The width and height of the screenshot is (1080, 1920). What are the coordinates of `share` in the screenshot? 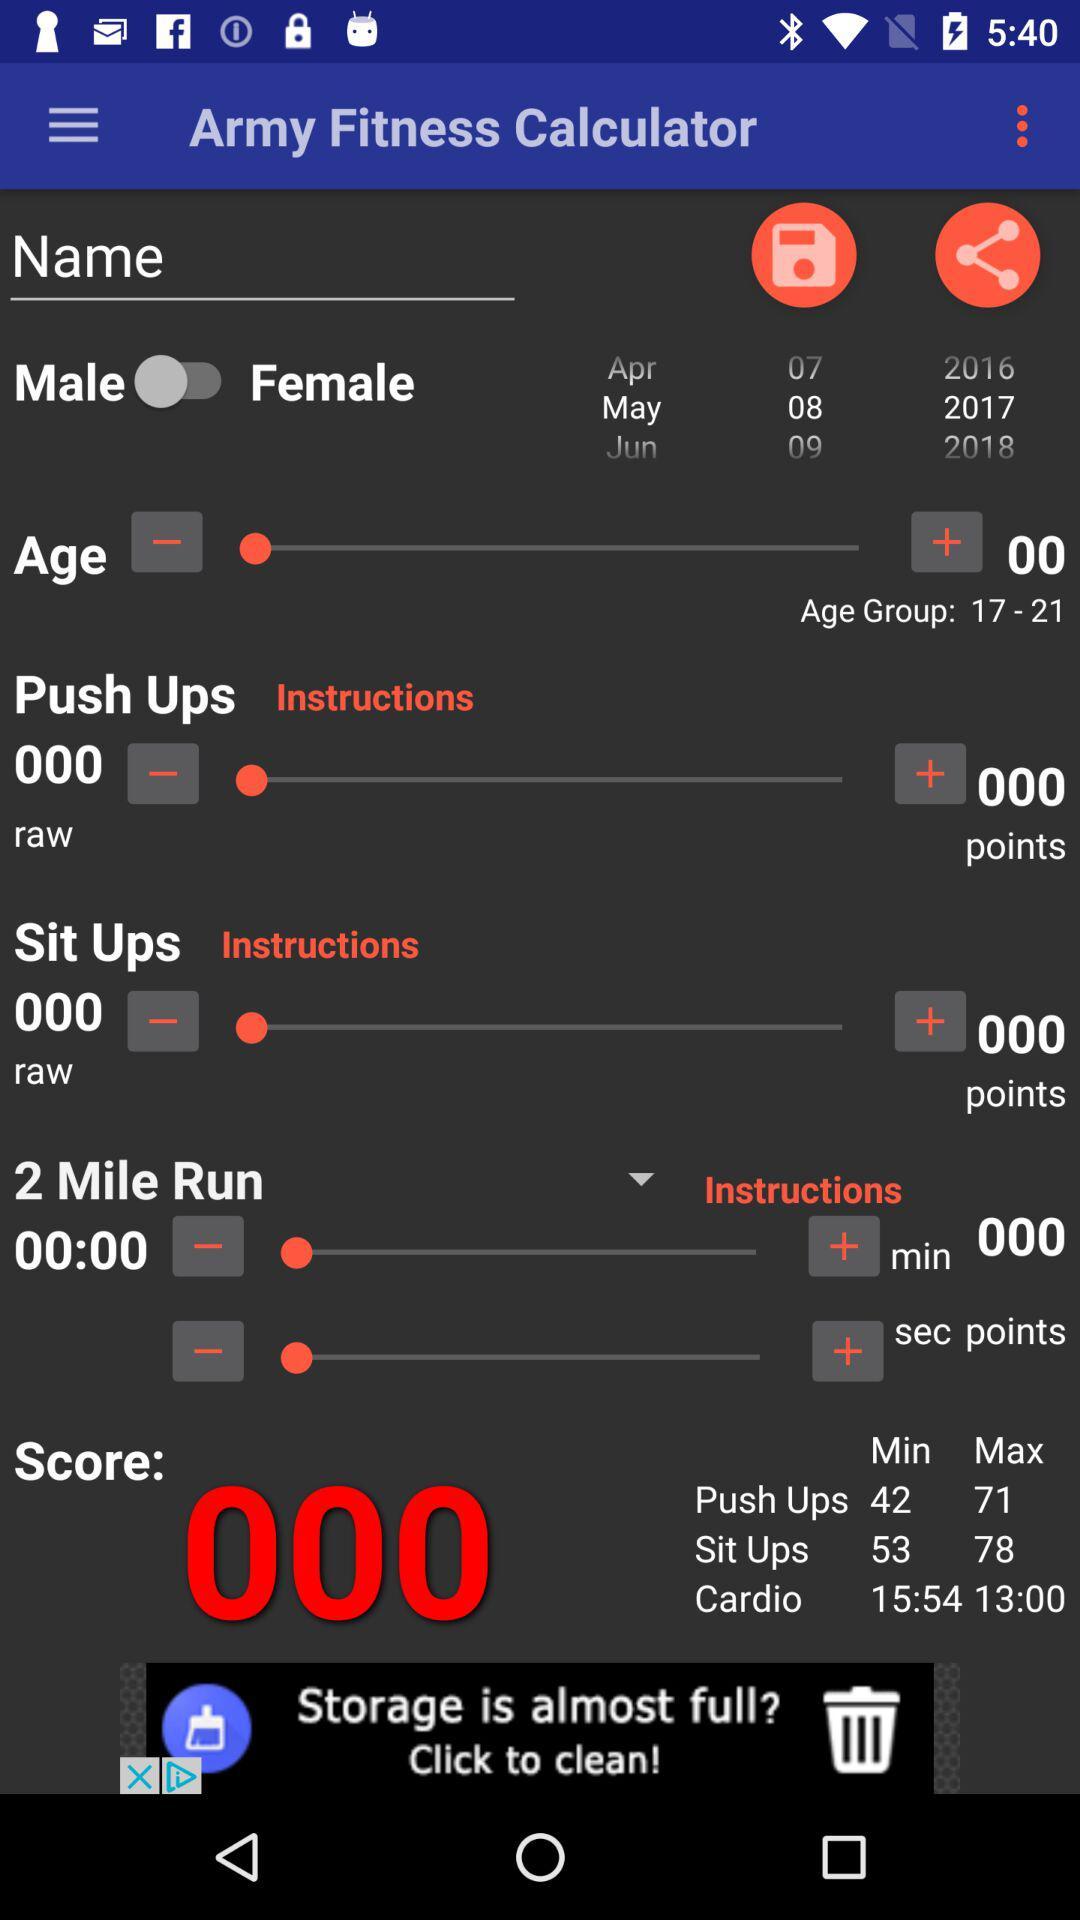 It's located at (986, 253).